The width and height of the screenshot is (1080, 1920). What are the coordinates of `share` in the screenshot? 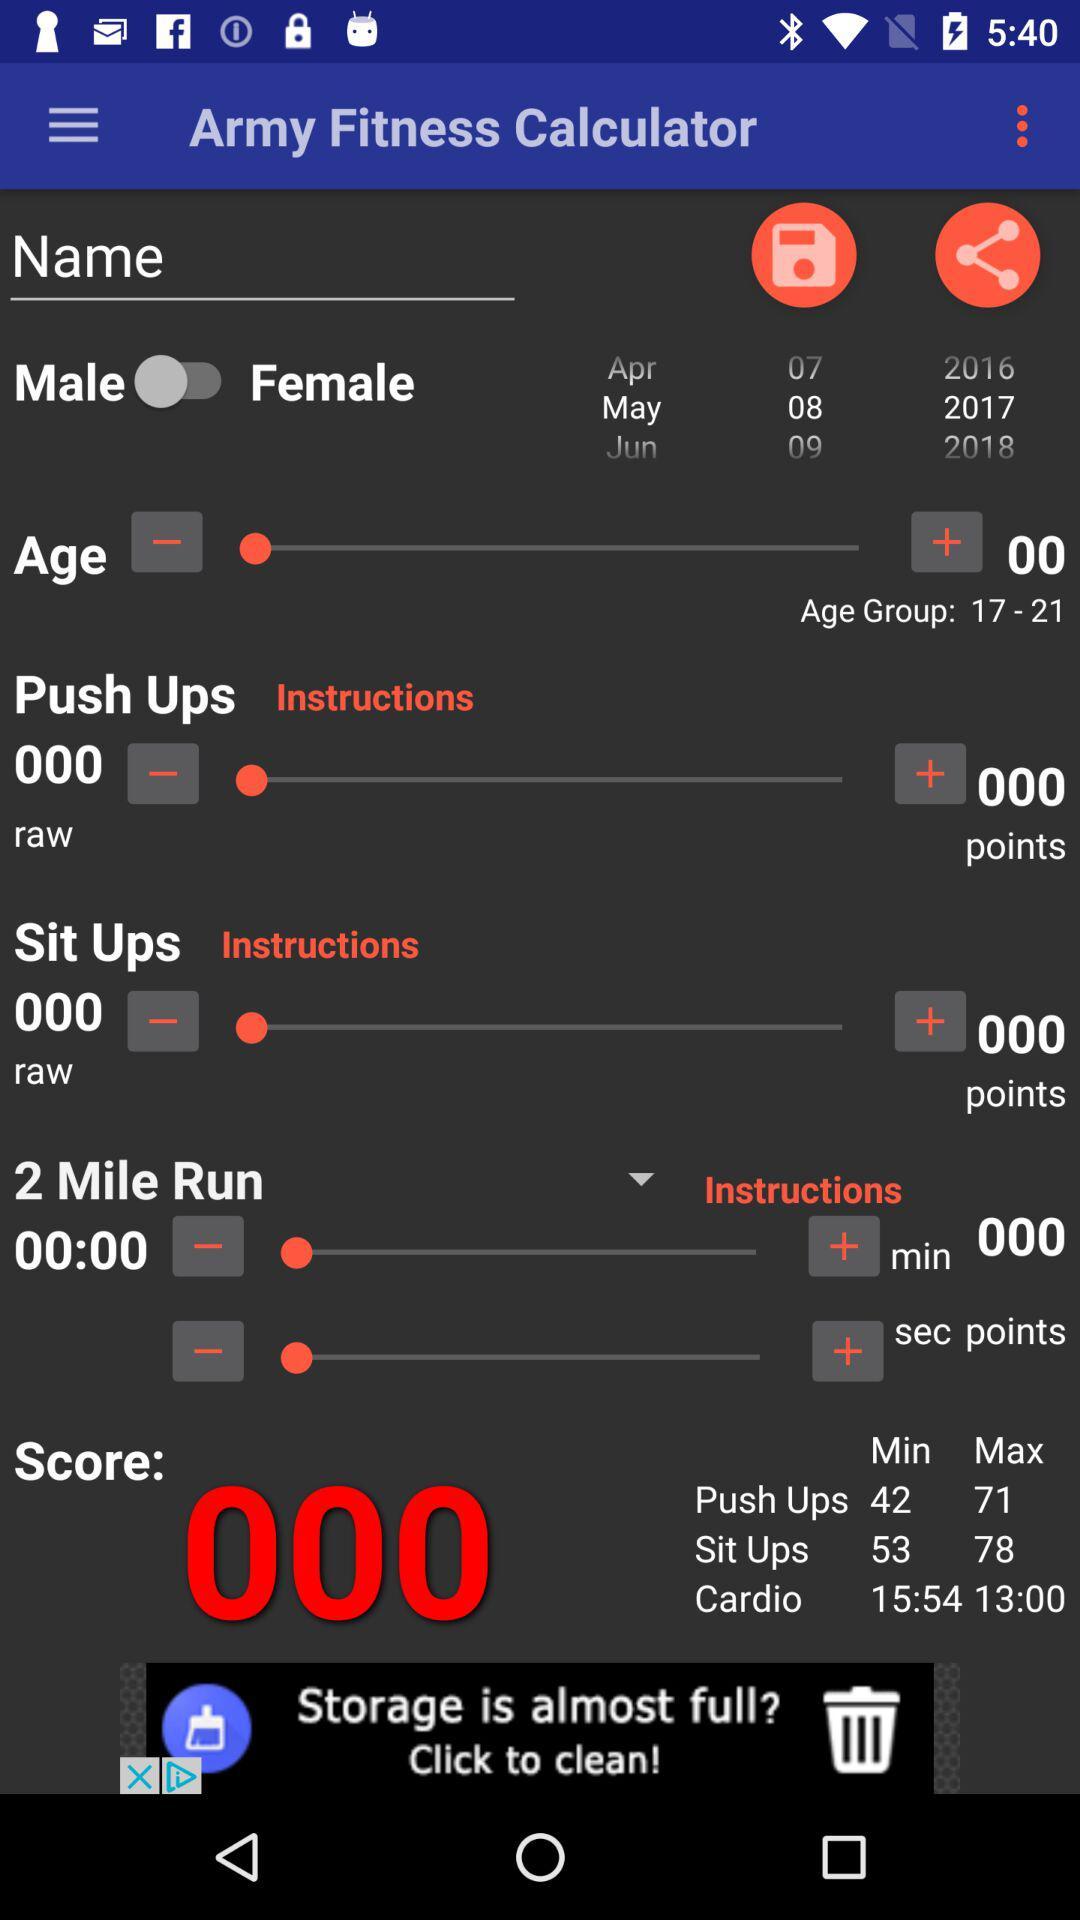 It's located at (986, 253).